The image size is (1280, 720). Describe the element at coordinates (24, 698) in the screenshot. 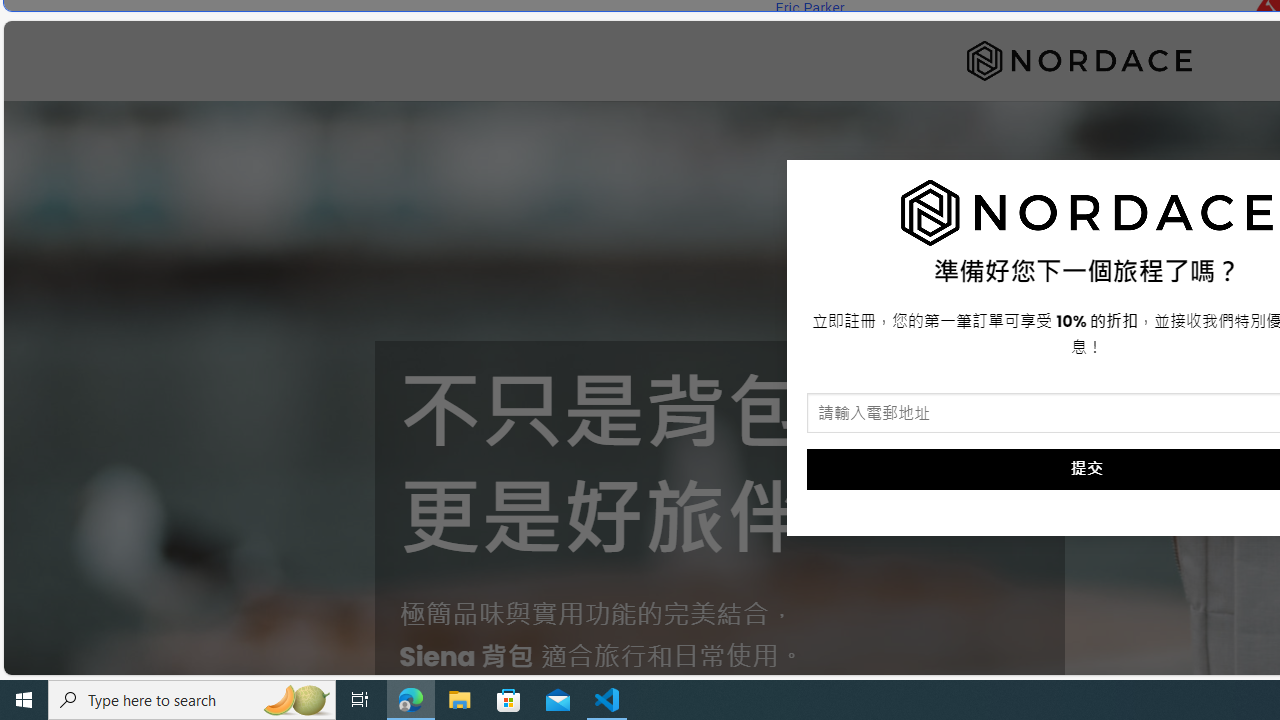

I see `'Start'` at that location.